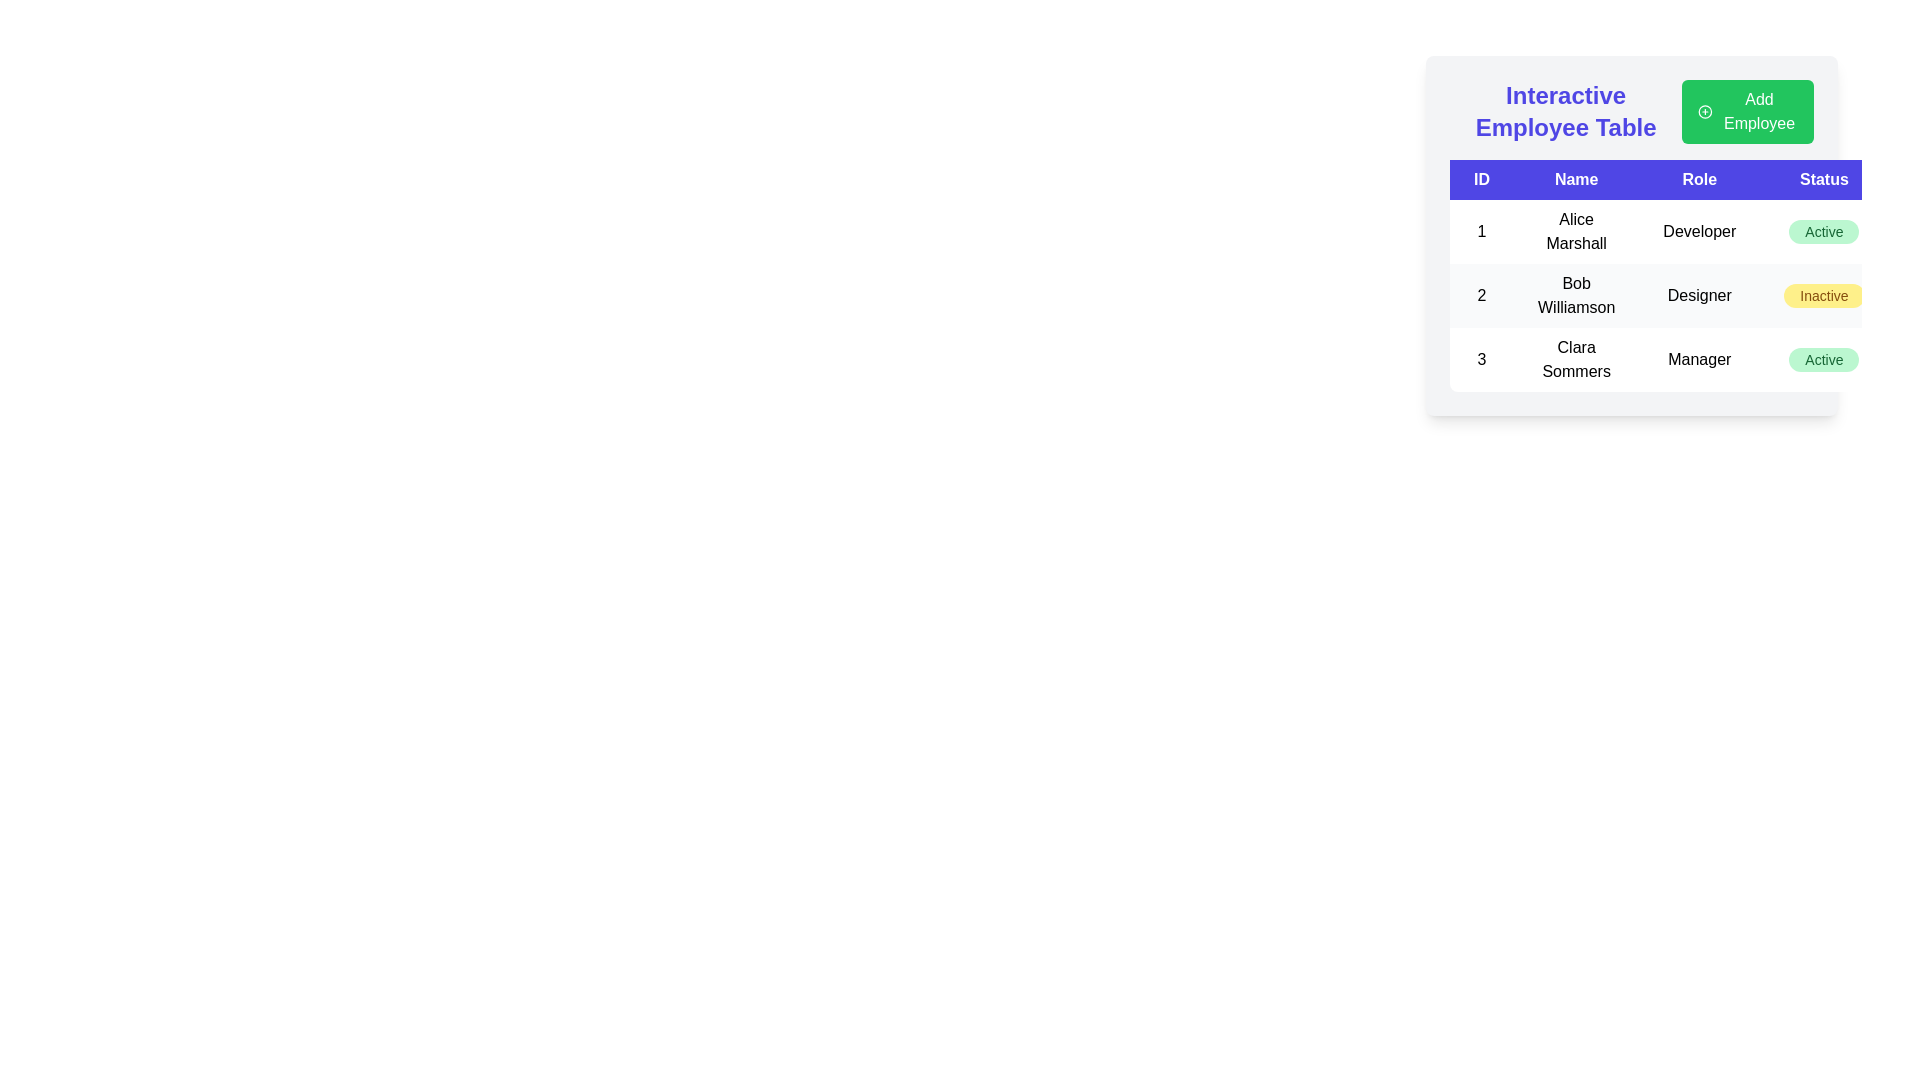 This screenshot has width=1920, height=1080. I want to click on the first Table Header Cell in the 'Interactive Employee Table' that indicates unique identifiers for each row entry, so click(1482, 180).